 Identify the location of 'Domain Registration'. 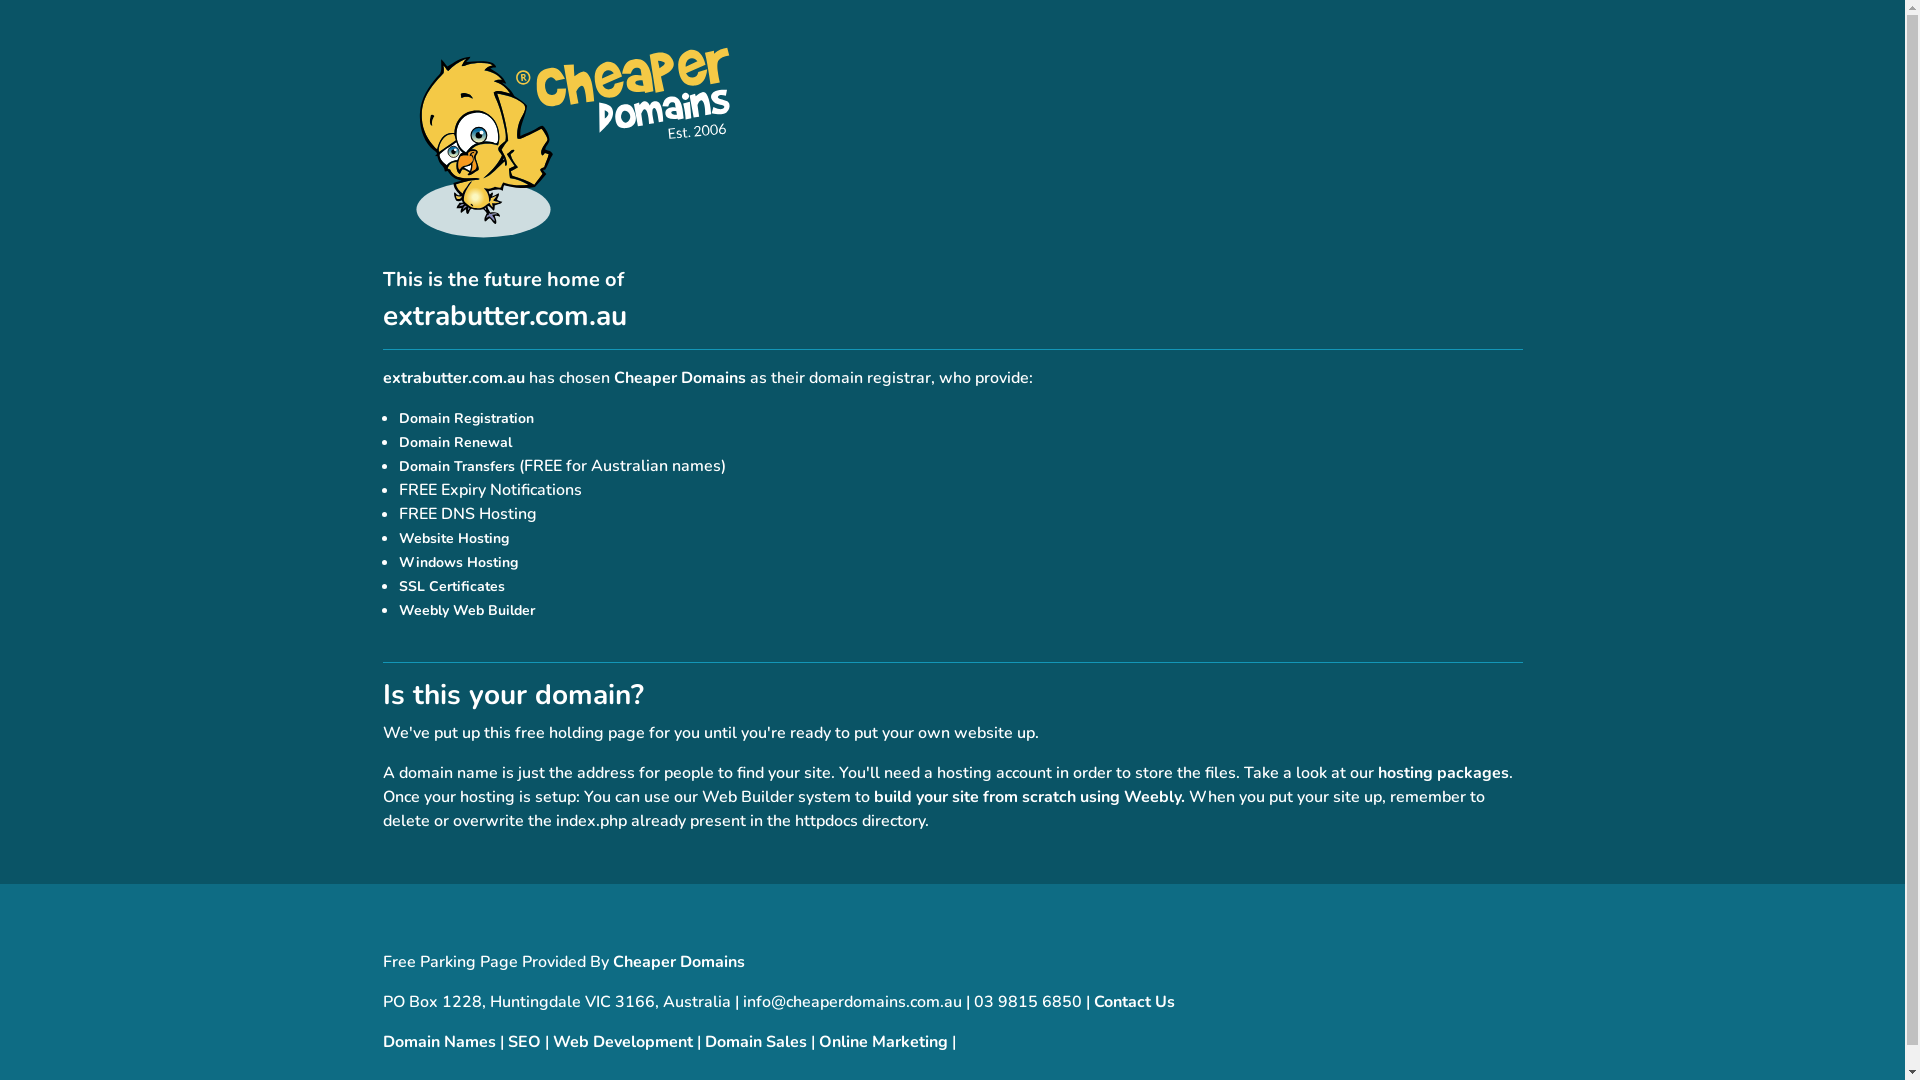
(464, 417).